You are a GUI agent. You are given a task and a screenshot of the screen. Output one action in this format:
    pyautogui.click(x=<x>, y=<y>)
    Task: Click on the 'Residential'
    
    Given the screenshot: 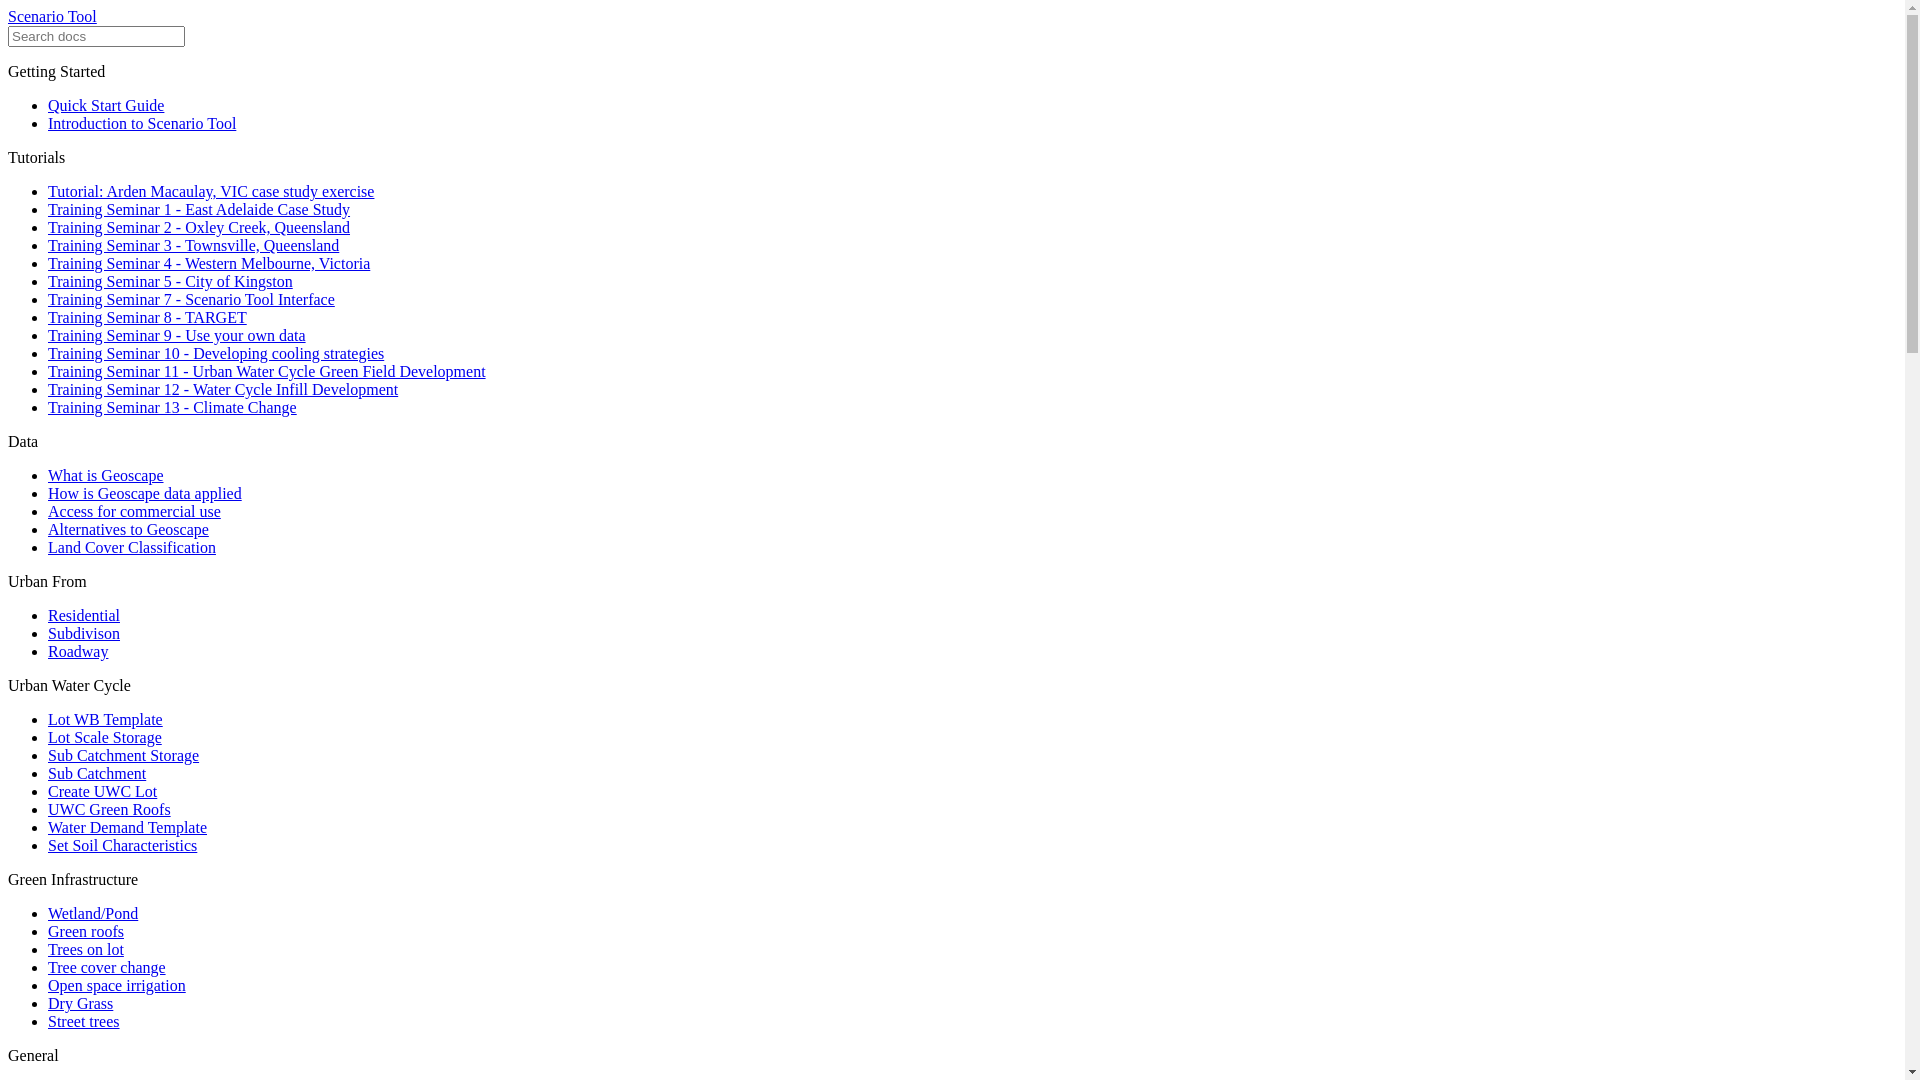 What is the action you would take?
    pyautogui.click(x=82, y=614)
    